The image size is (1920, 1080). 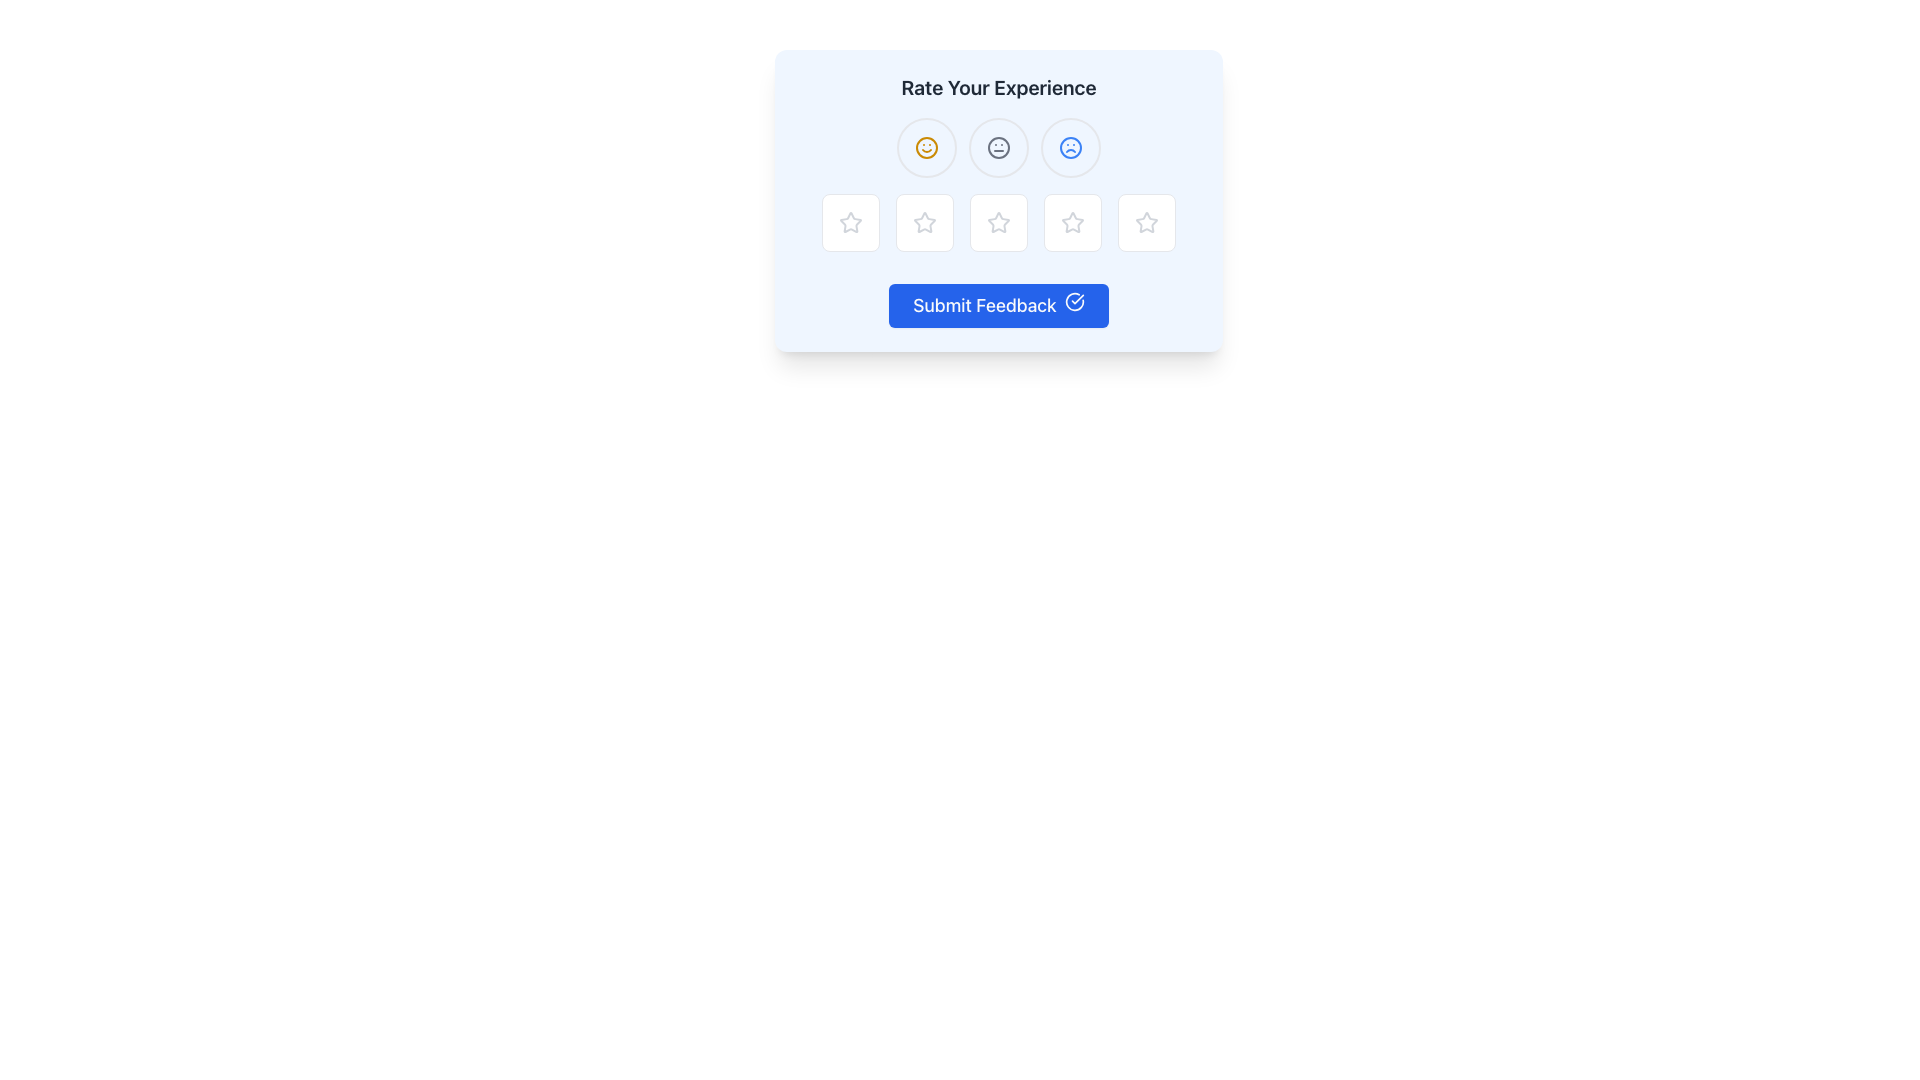 What do you see at coordinates (998, 200) in the screenshot?
I see `the third star icon from the left within the rating system for customization` at bounding box center [998, 200].